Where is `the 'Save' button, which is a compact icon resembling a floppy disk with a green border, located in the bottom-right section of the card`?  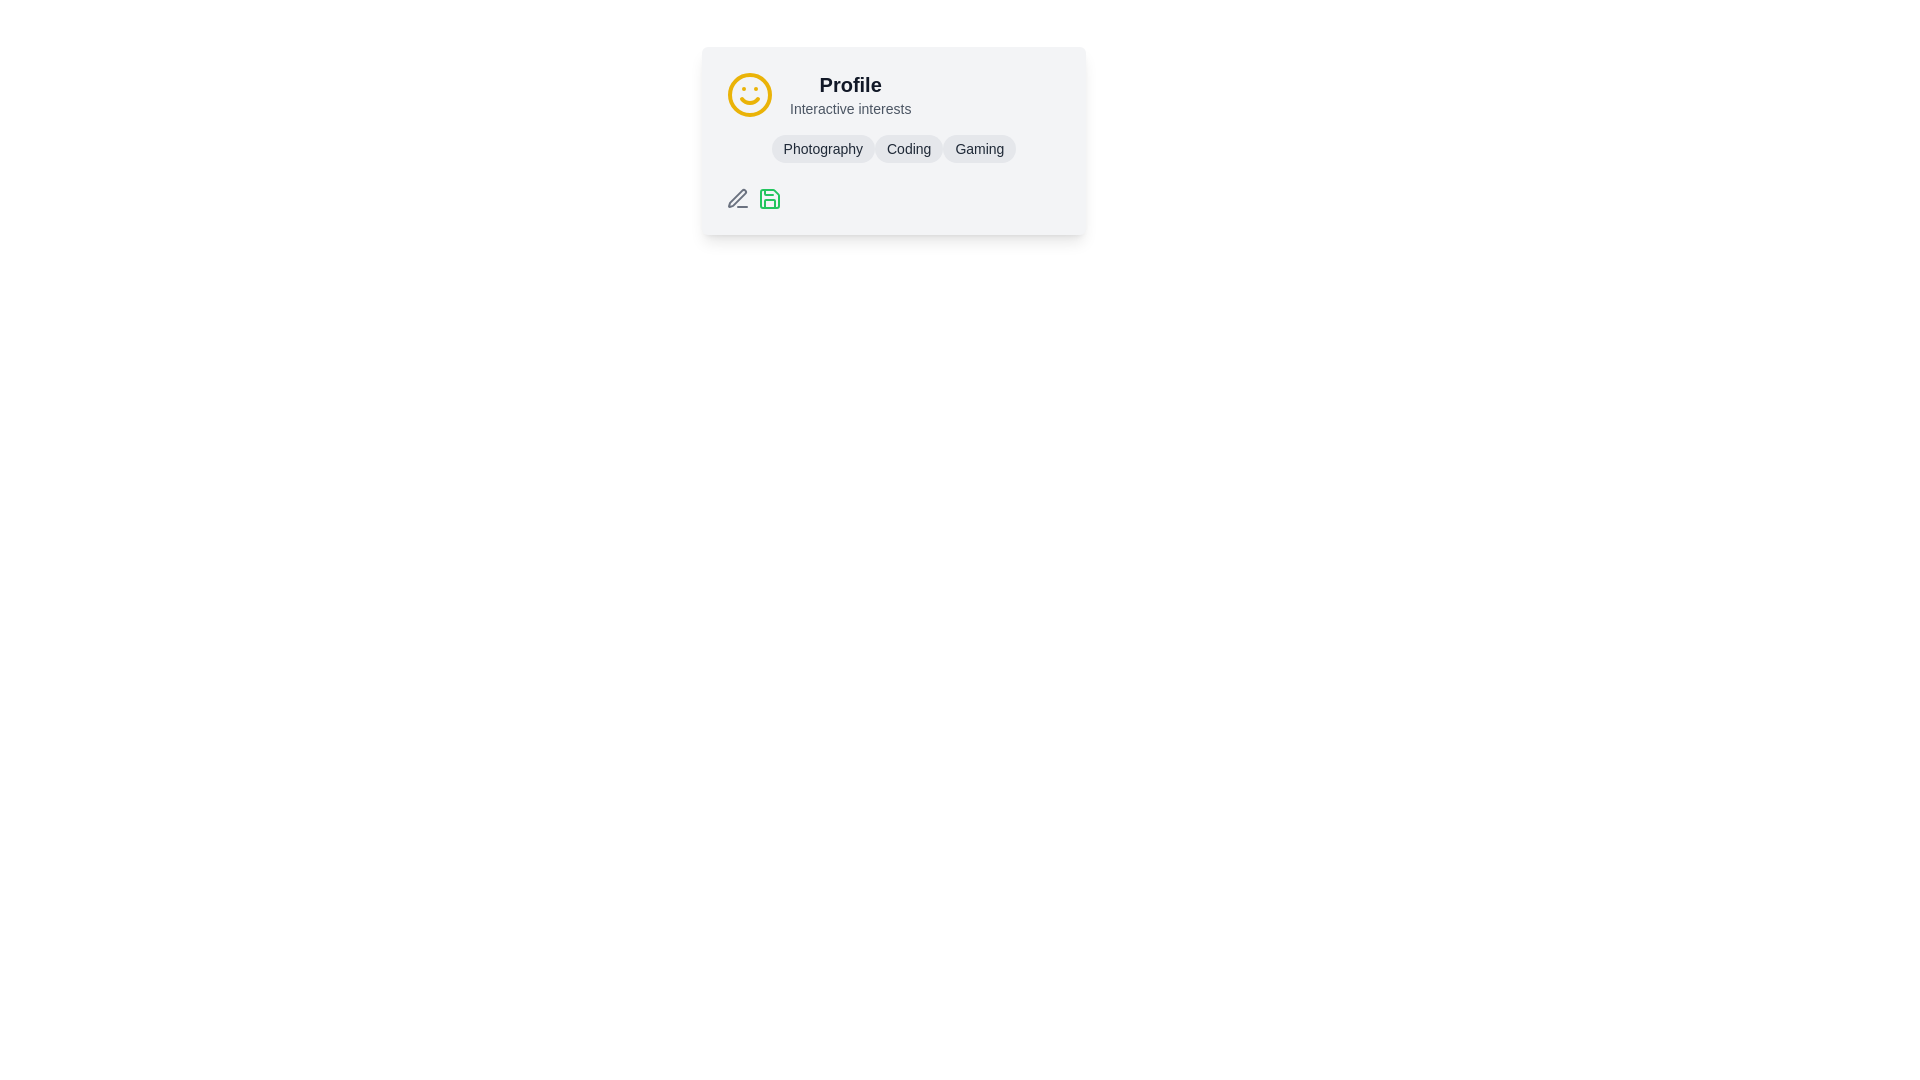 the 'Save' button, which is a compact icon resembling a floppy disk with a green border, located in the bottom-right section of the card is located at coordinates (768, 199).